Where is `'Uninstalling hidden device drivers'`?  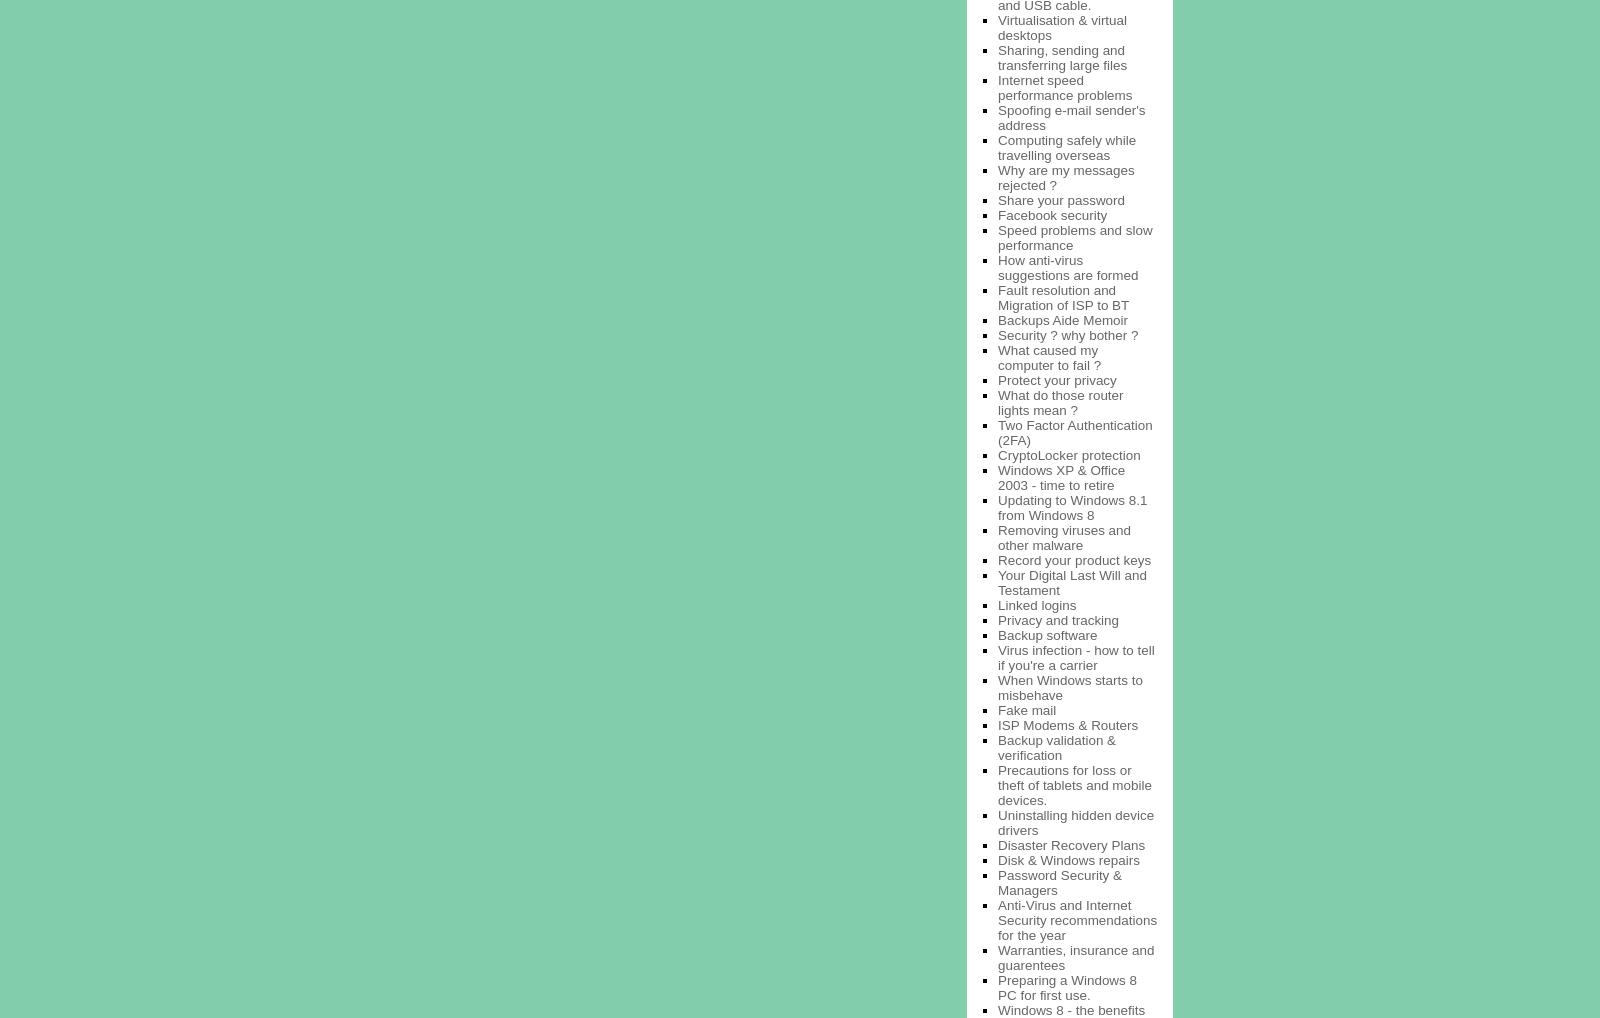
'Uninstalling hidden device drivers' is located at coordinates (1076, 821).